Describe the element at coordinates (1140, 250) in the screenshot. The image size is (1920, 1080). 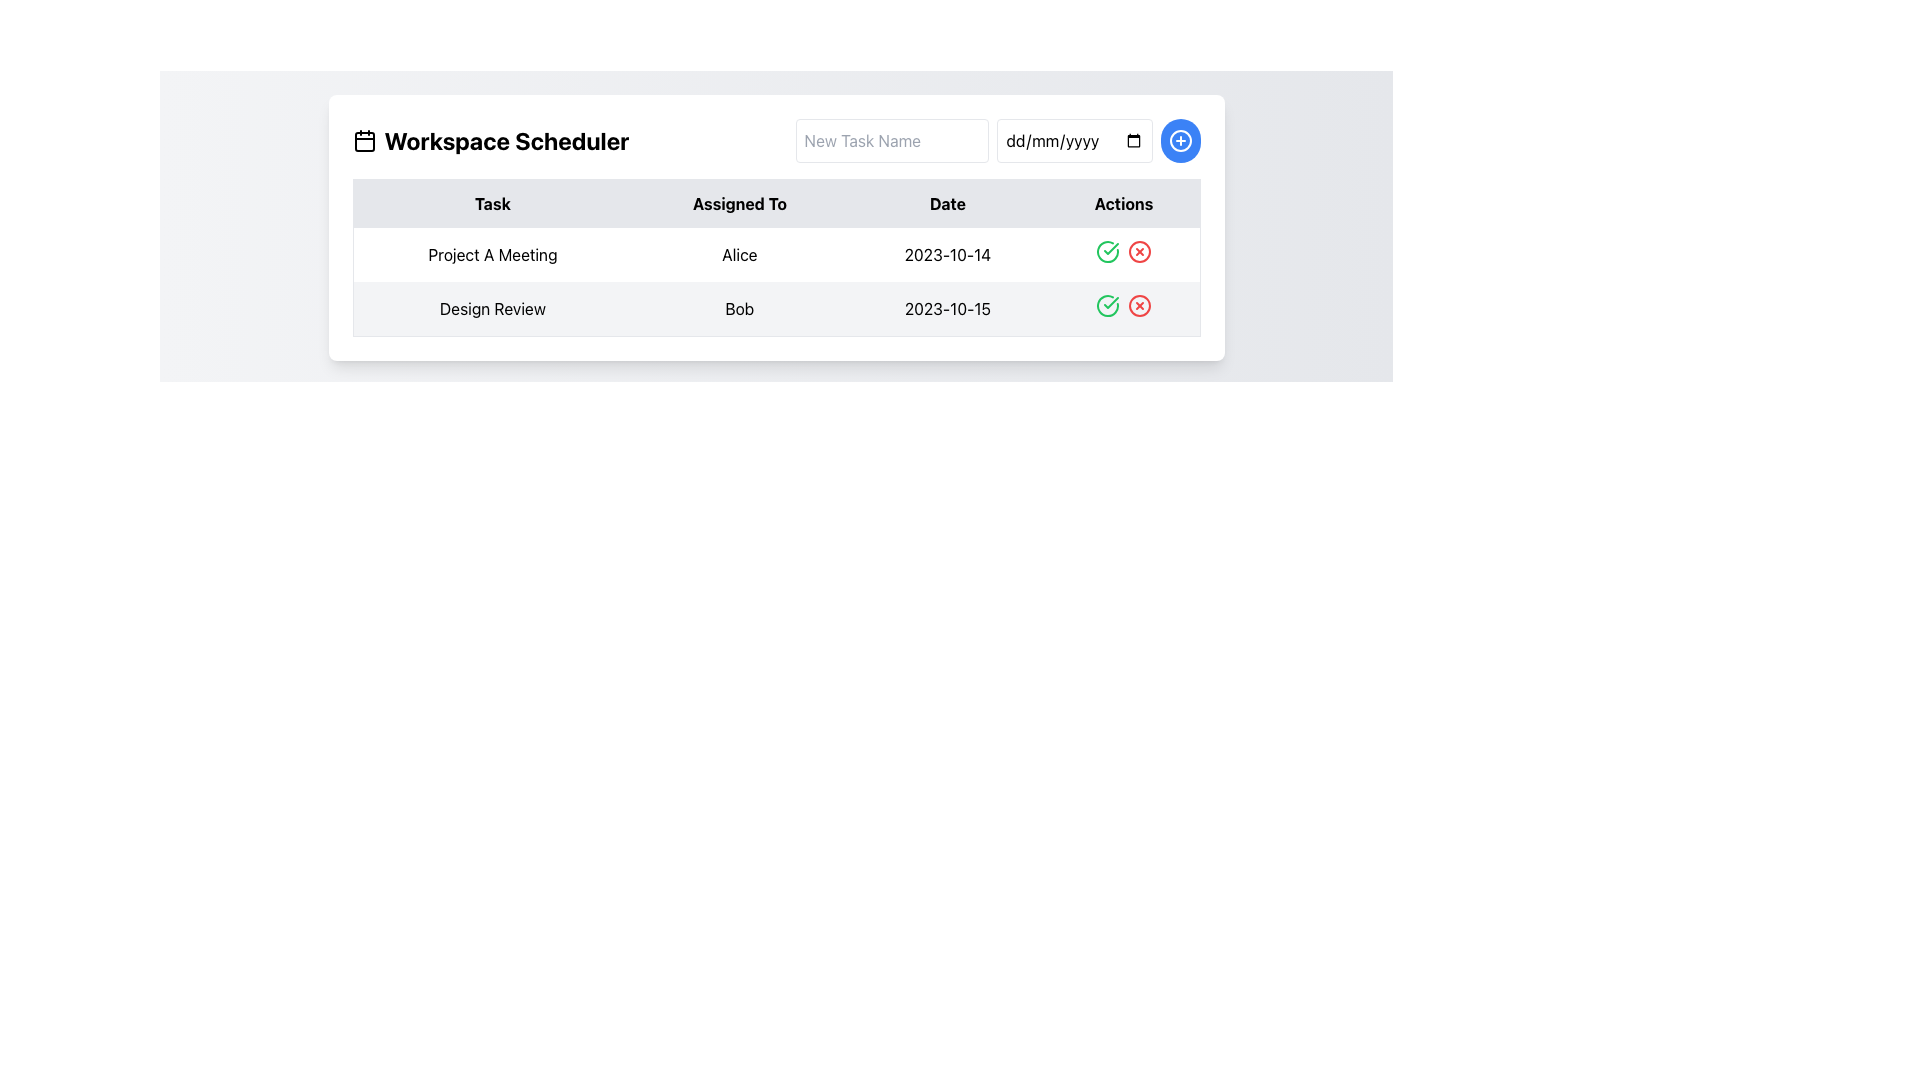
I see `the dismiss icon button associated with the 'Project A Meeting' task to observe the hover effect` at that location.